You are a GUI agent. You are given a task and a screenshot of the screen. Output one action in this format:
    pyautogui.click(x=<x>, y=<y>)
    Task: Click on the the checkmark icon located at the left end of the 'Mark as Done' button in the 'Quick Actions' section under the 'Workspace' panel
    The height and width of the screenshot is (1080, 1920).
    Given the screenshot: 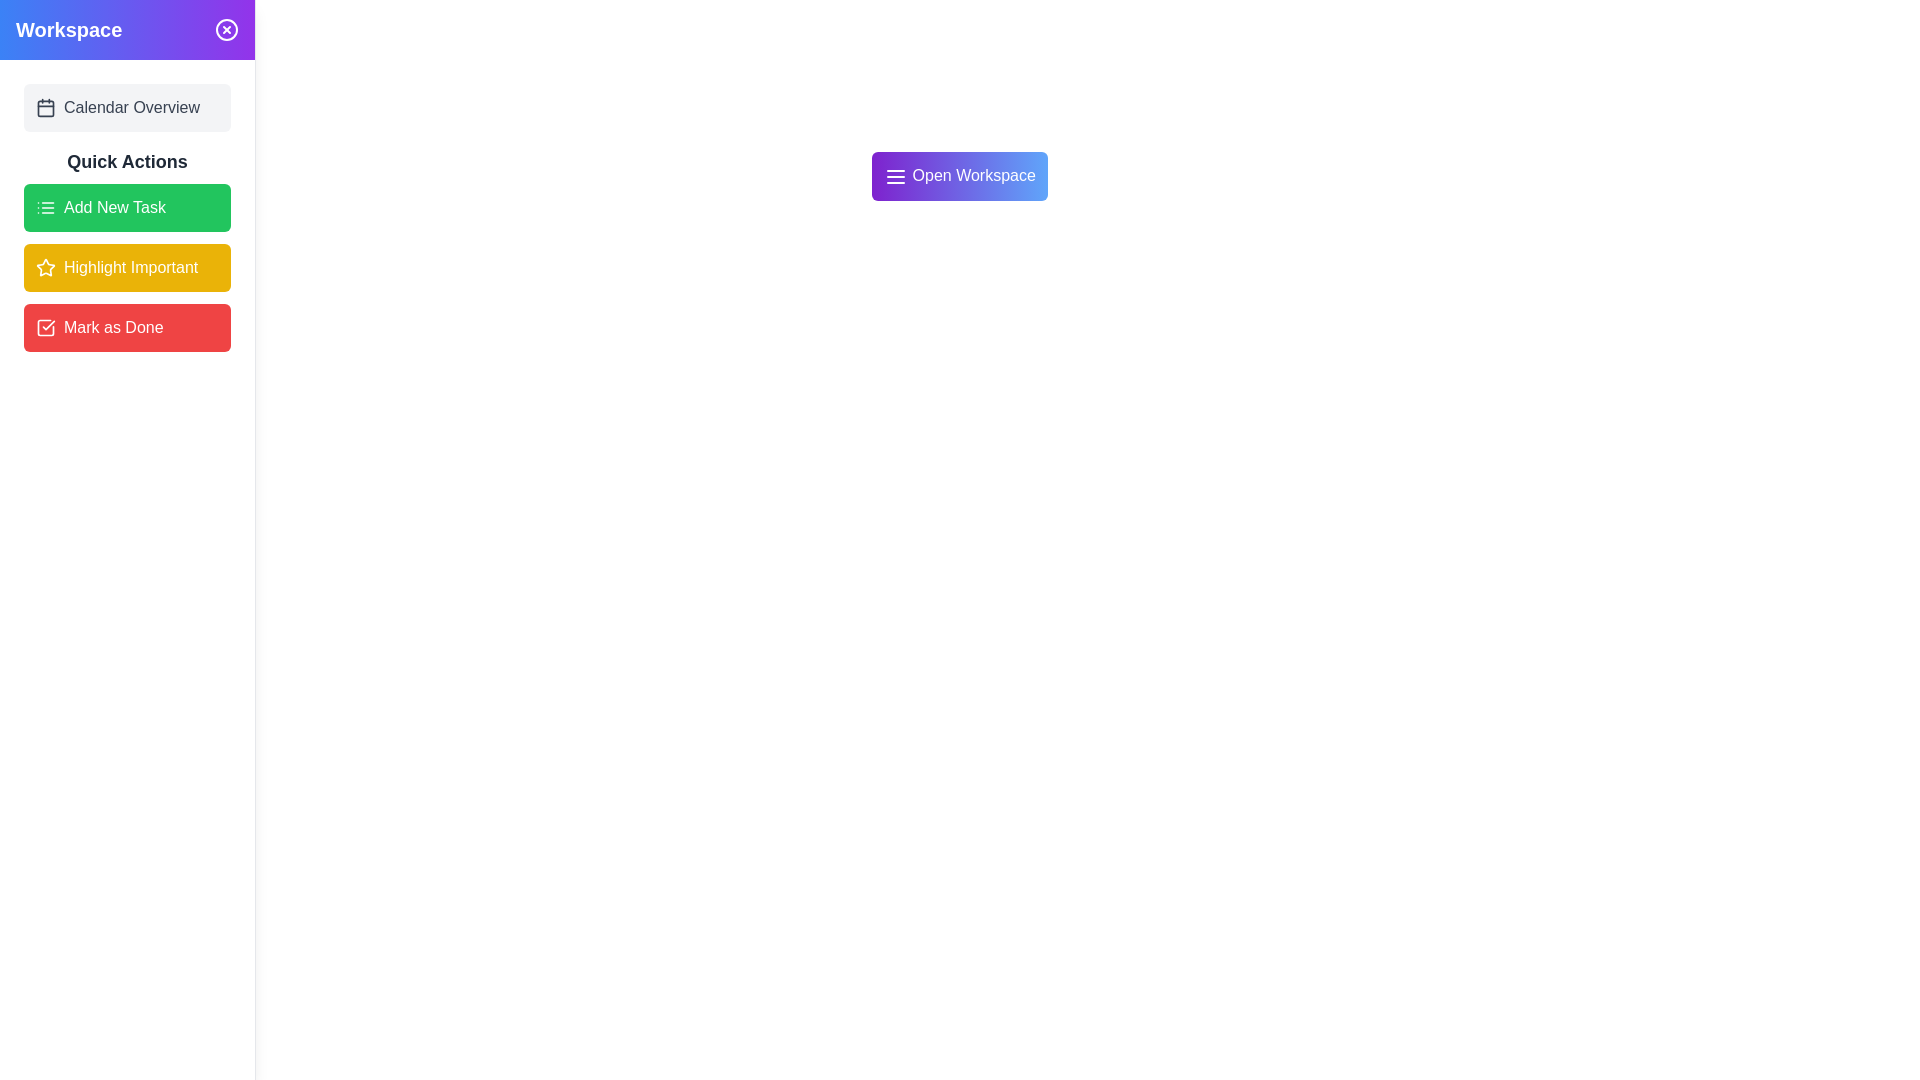 What is the action you would take?
    pyautogui.click(x=46, y=326)
    